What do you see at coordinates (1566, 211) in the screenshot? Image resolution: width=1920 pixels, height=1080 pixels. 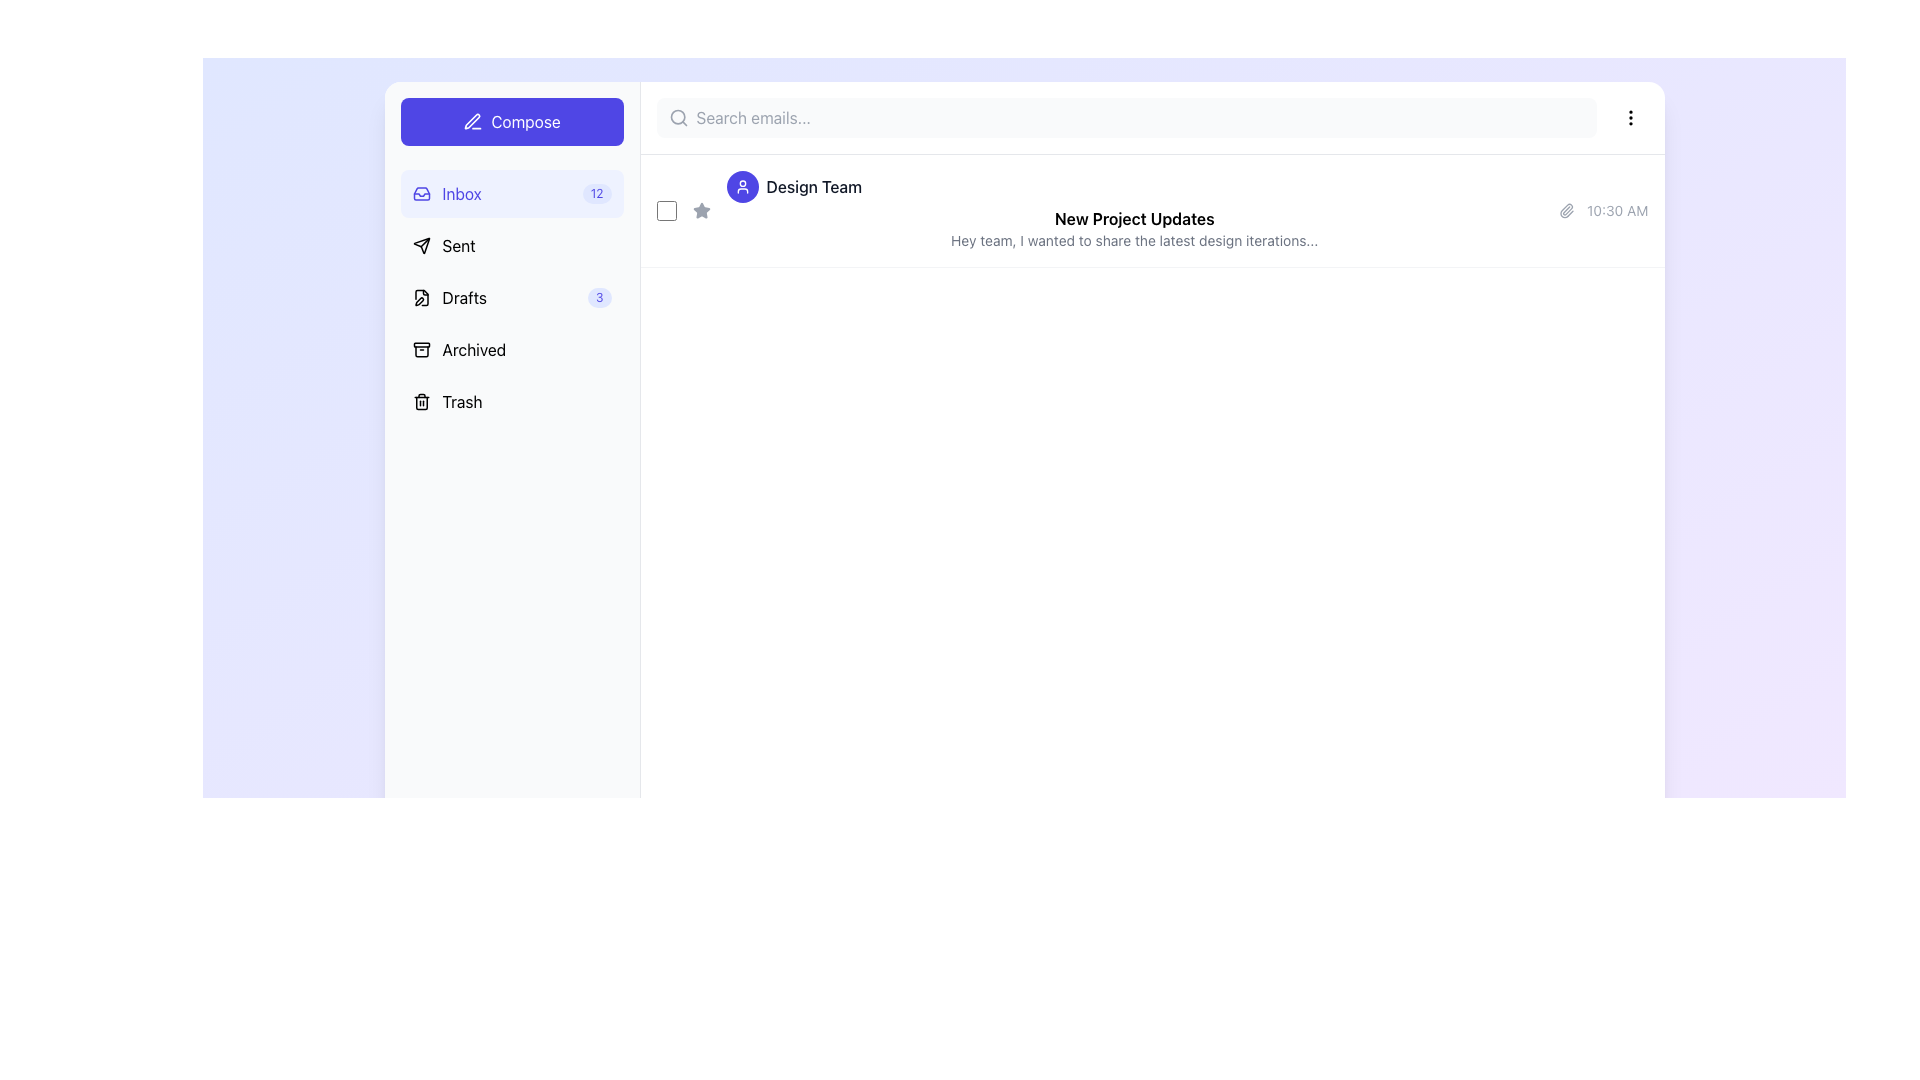 I see `the small gray paperclip icon, which is styled in a minimalist outline format and located to the left of the '10:30 AM' timestamp` at bounding box center [1566, 211].